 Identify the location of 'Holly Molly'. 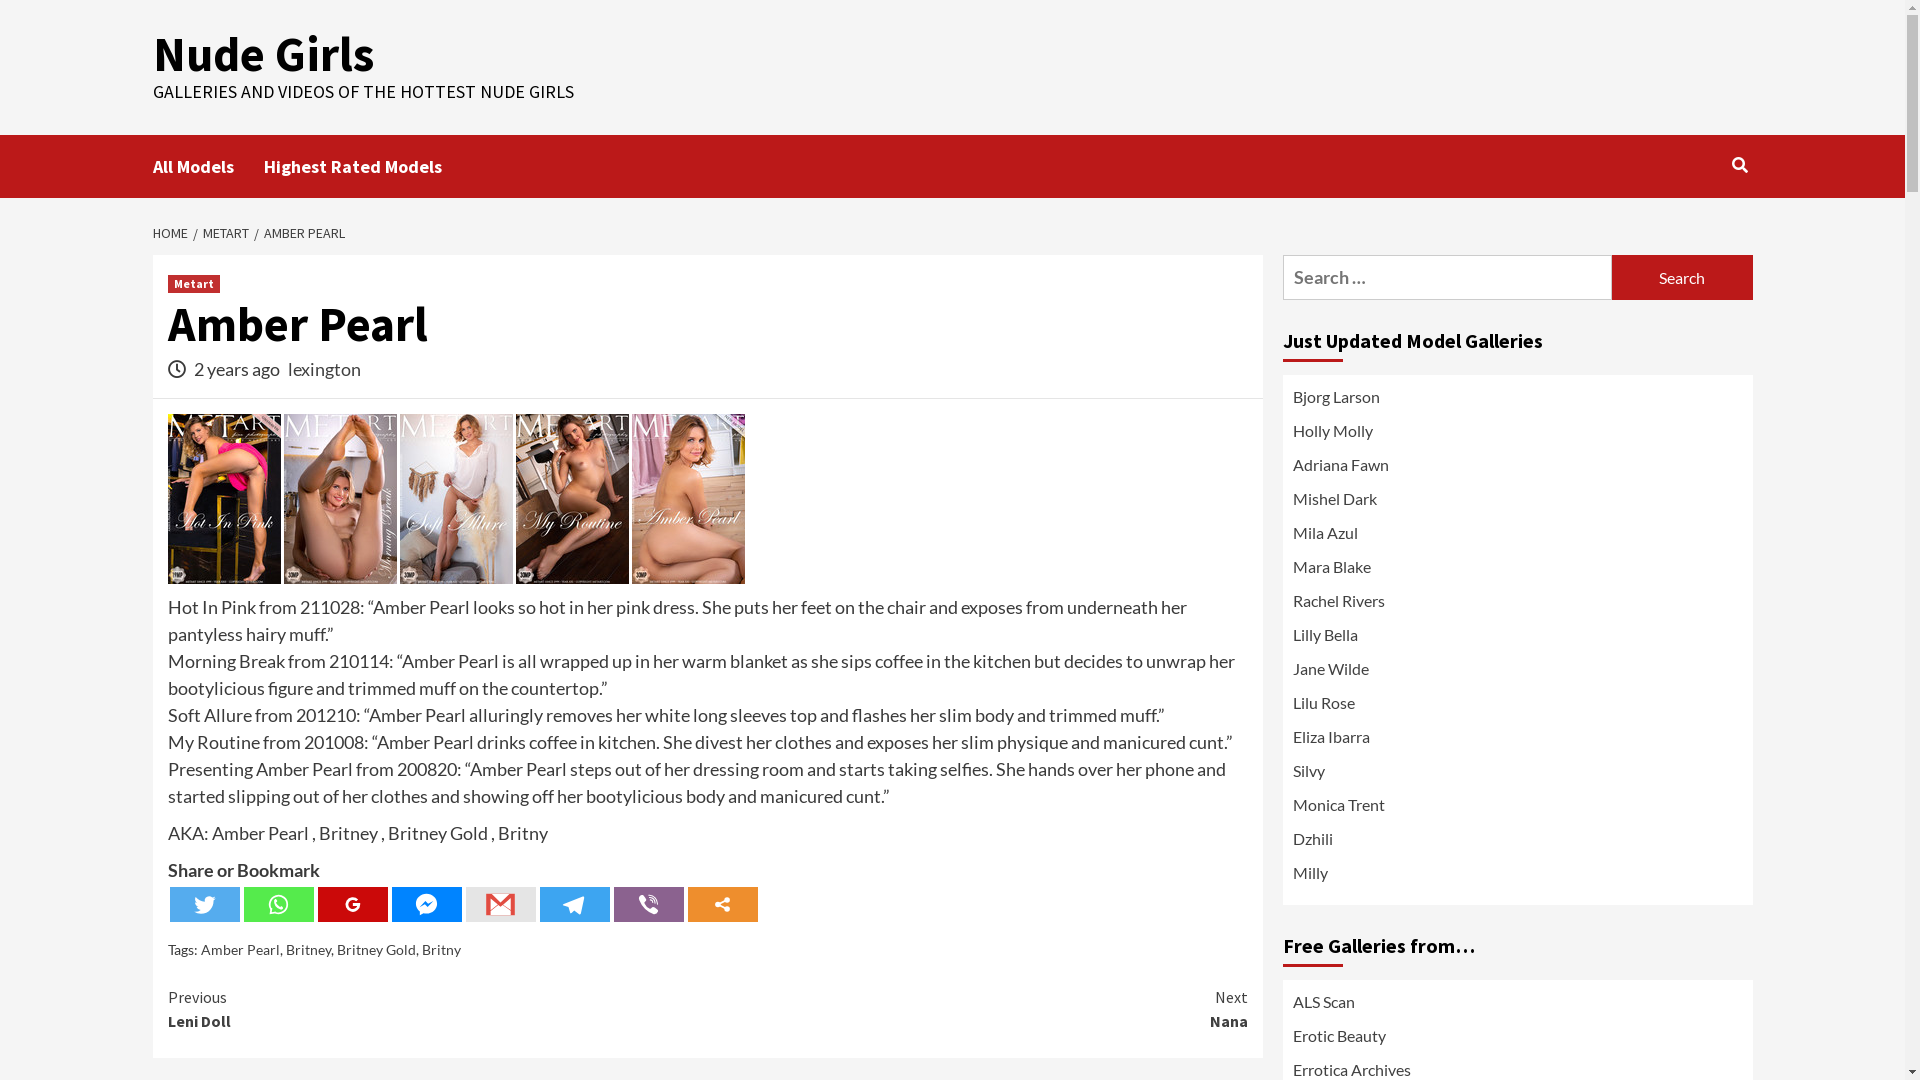
(1516, 434).